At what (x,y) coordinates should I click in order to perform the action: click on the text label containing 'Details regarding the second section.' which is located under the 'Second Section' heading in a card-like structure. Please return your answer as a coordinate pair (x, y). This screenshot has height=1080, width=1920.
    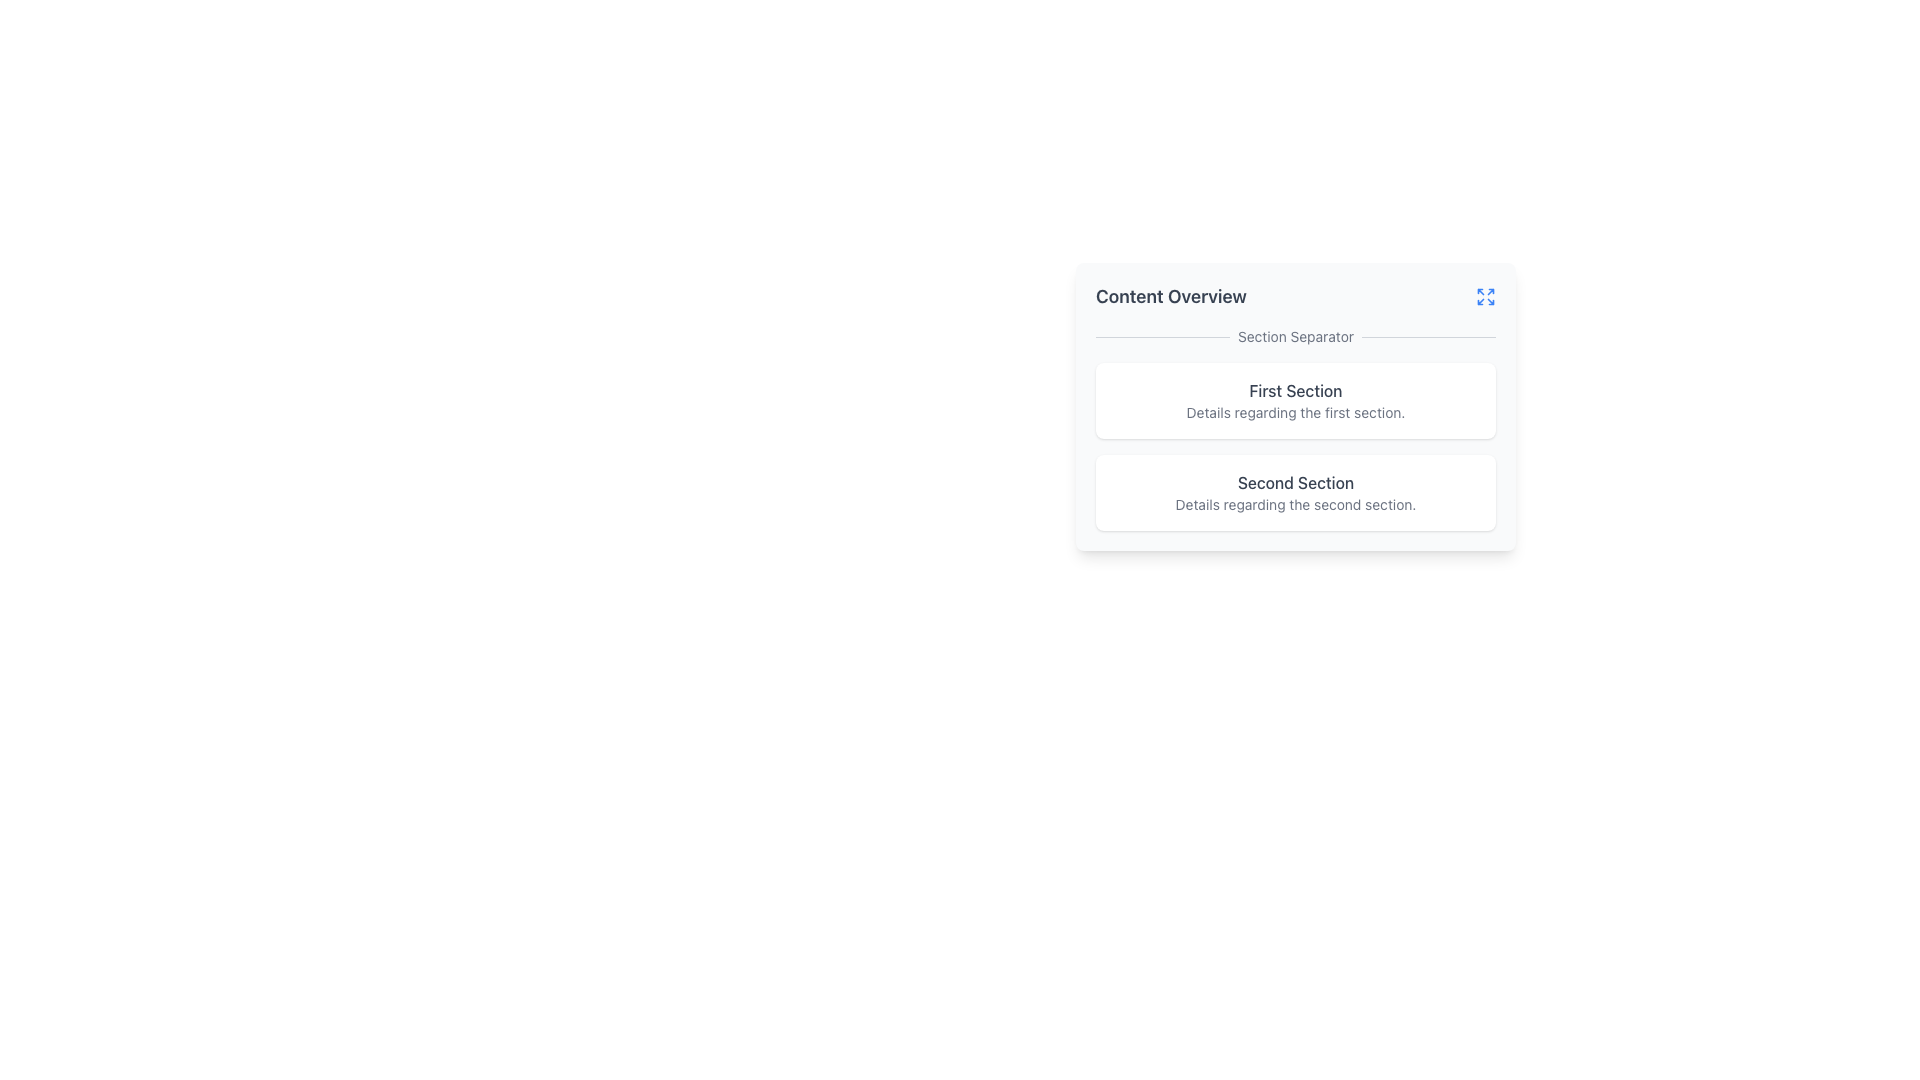
    Looking at the image, I should click on (1296, 504).